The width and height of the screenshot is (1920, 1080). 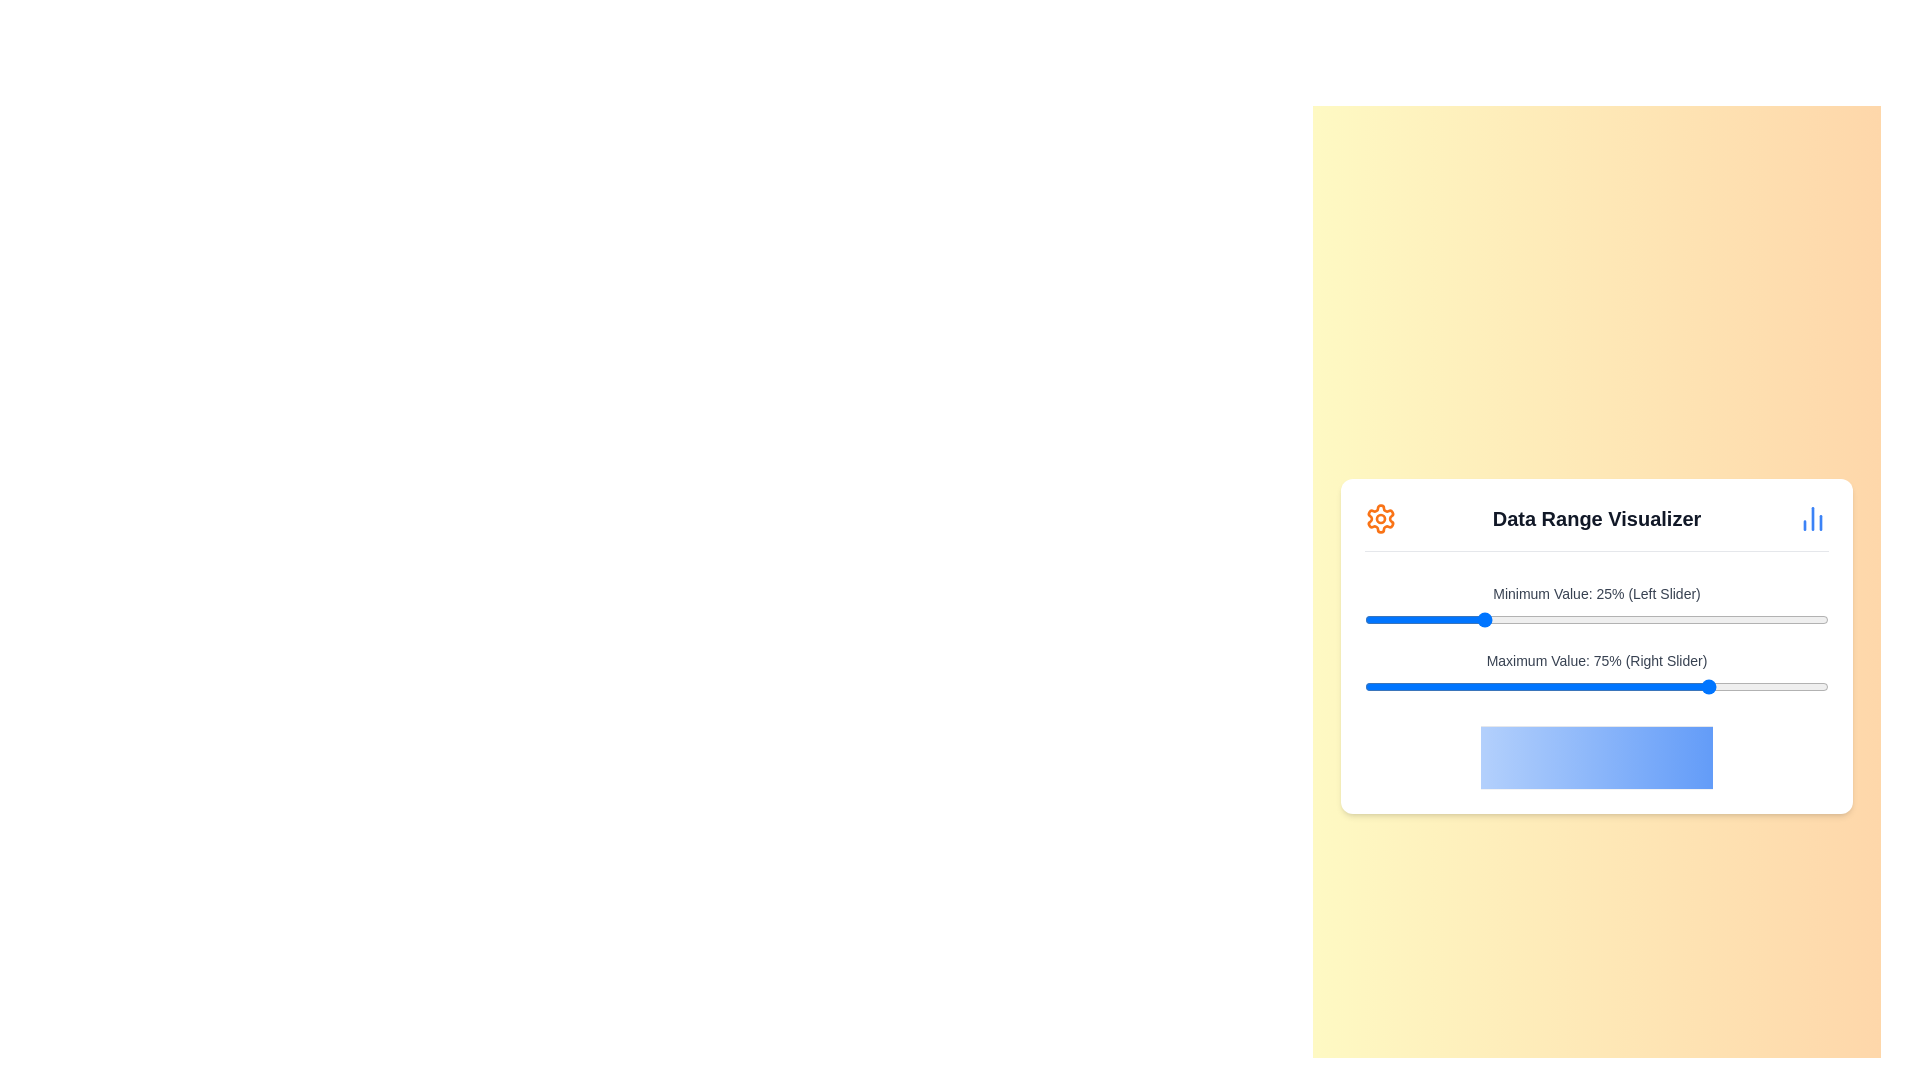 What do you see at coordinates (1490, 618) in the screenshot?
I see `the left slider` at bounding box center [1490, 618].